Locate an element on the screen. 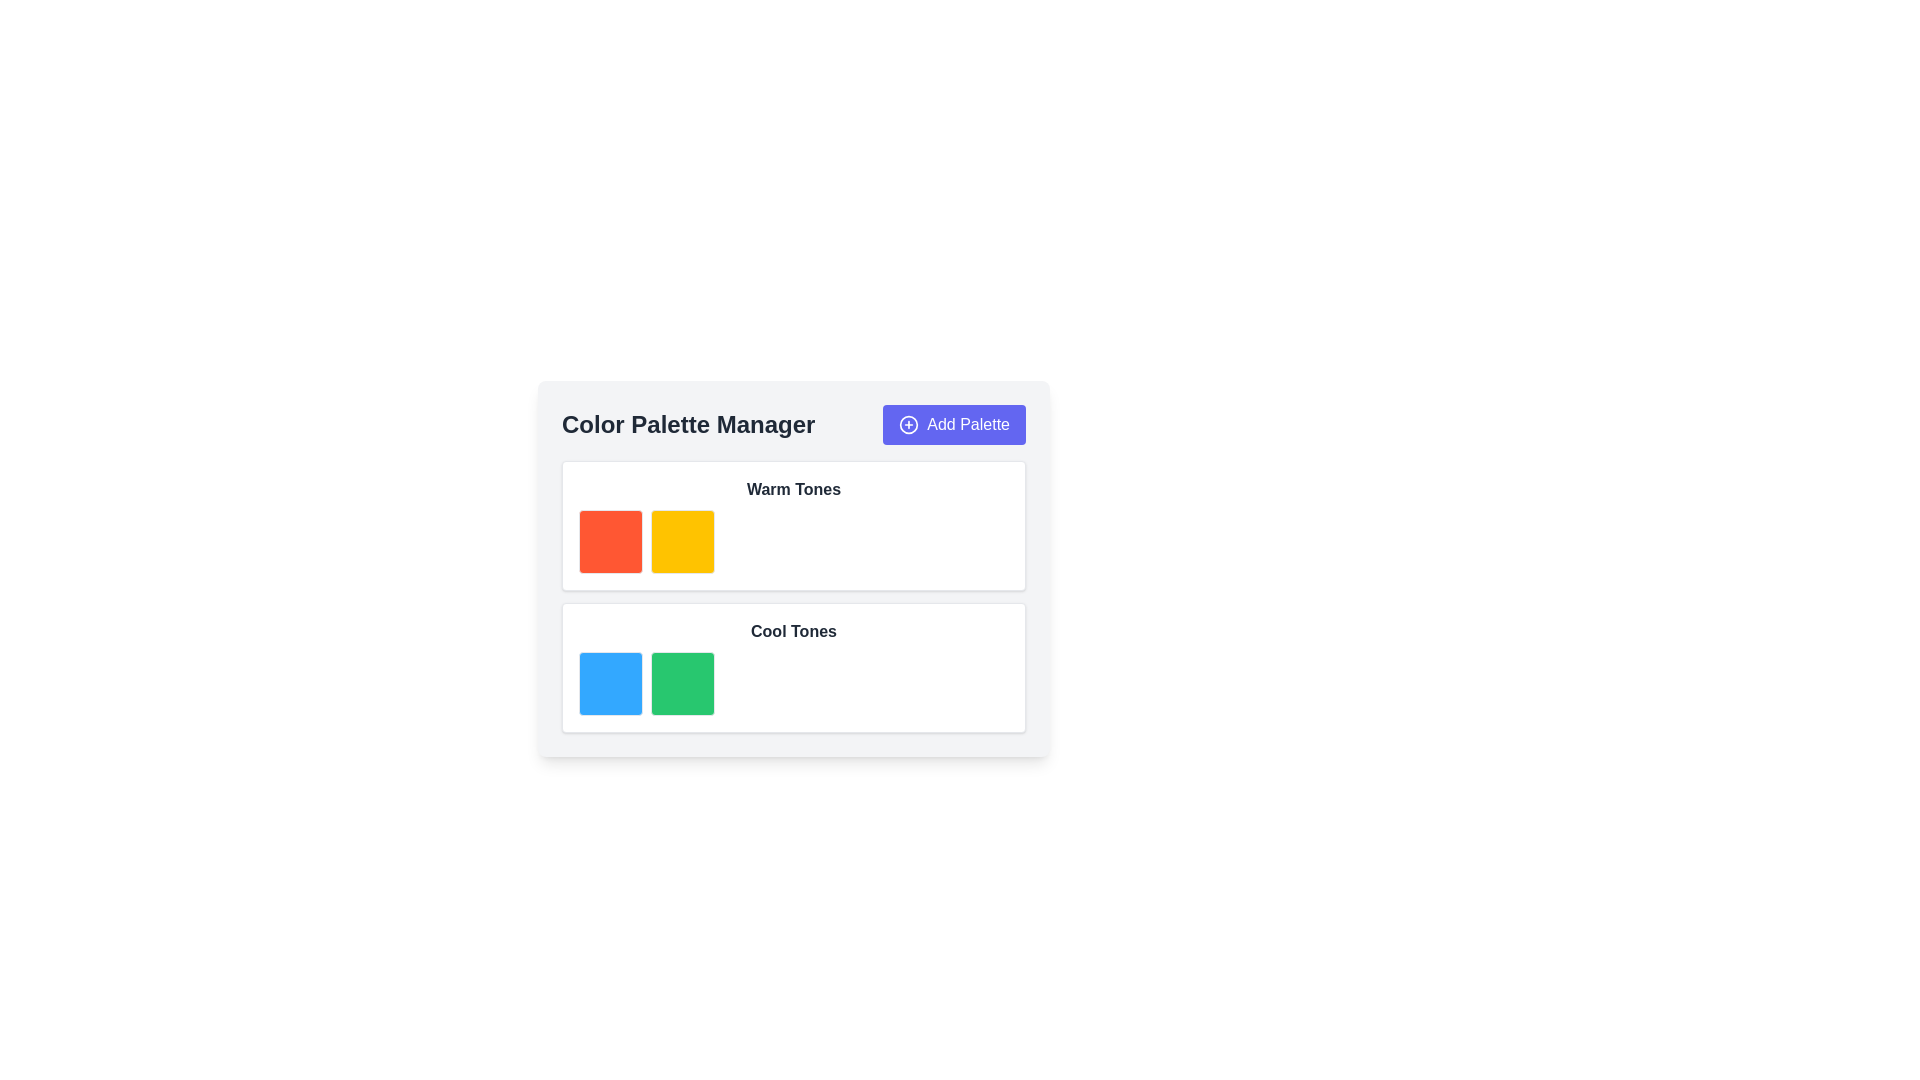 The width and height of the screenshot is (1920, 1080). the icon indicating the 'Add Palette' button located in the top-right corner of the application layout is located at coordinates (908, 423).